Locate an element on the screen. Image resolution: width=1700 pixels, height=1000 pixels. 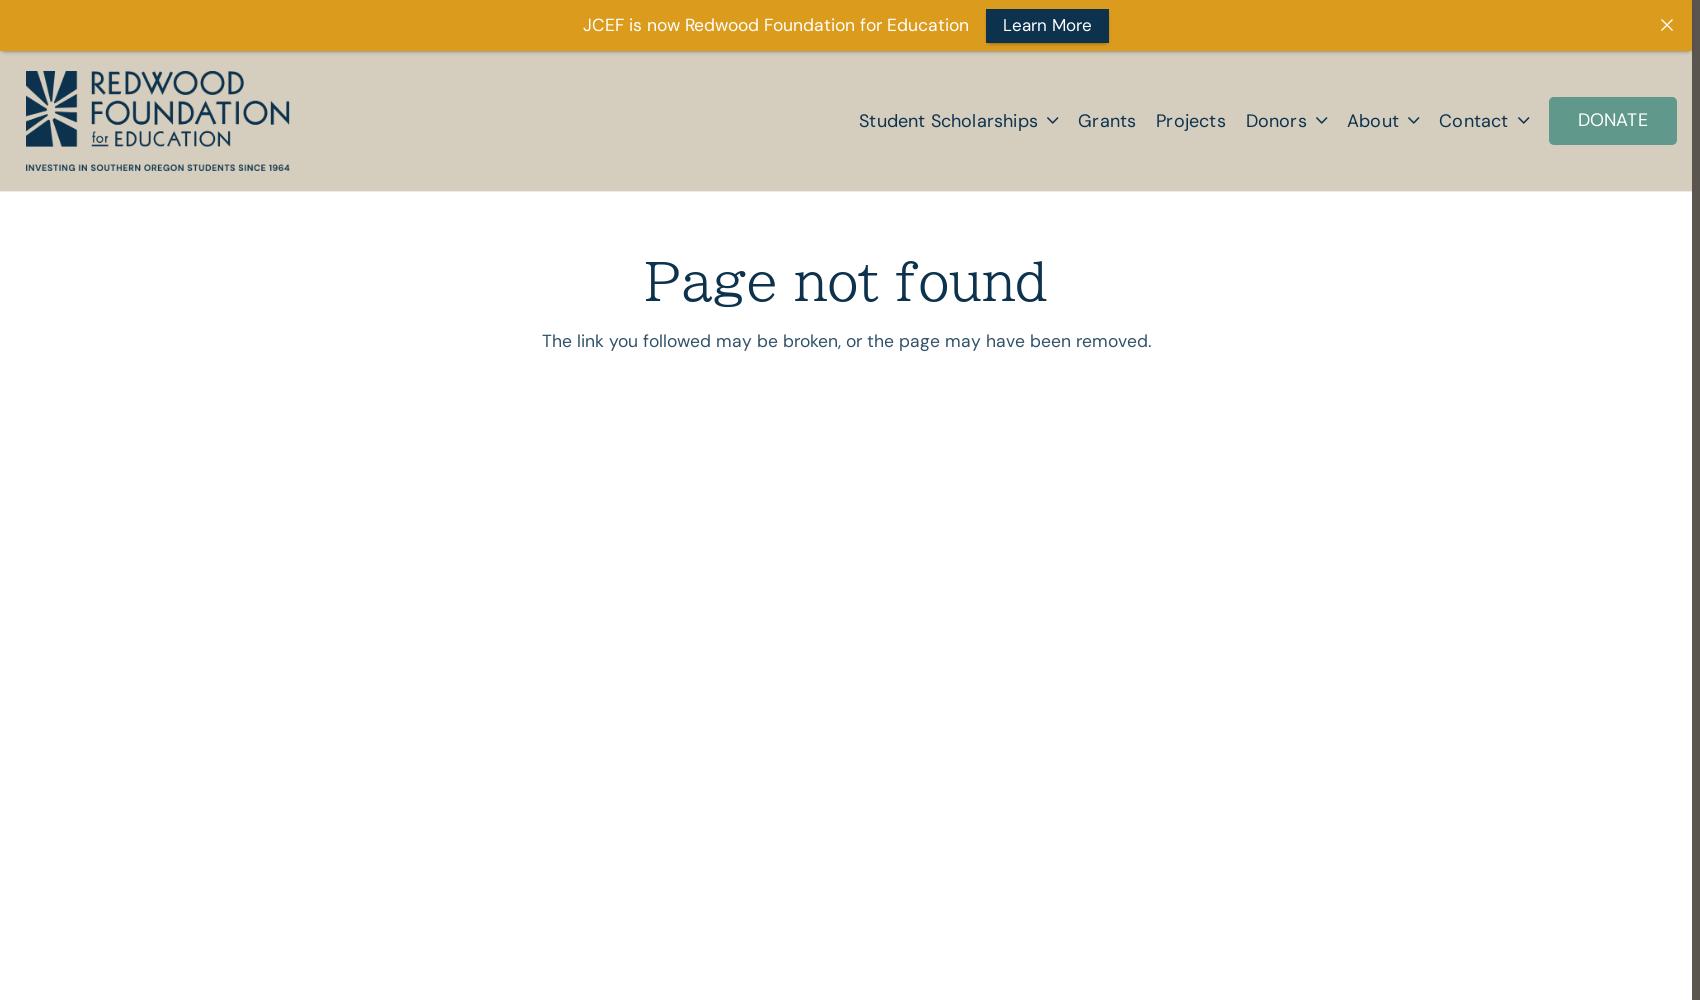
'How It Works' is located at coordinates (1310, 251).